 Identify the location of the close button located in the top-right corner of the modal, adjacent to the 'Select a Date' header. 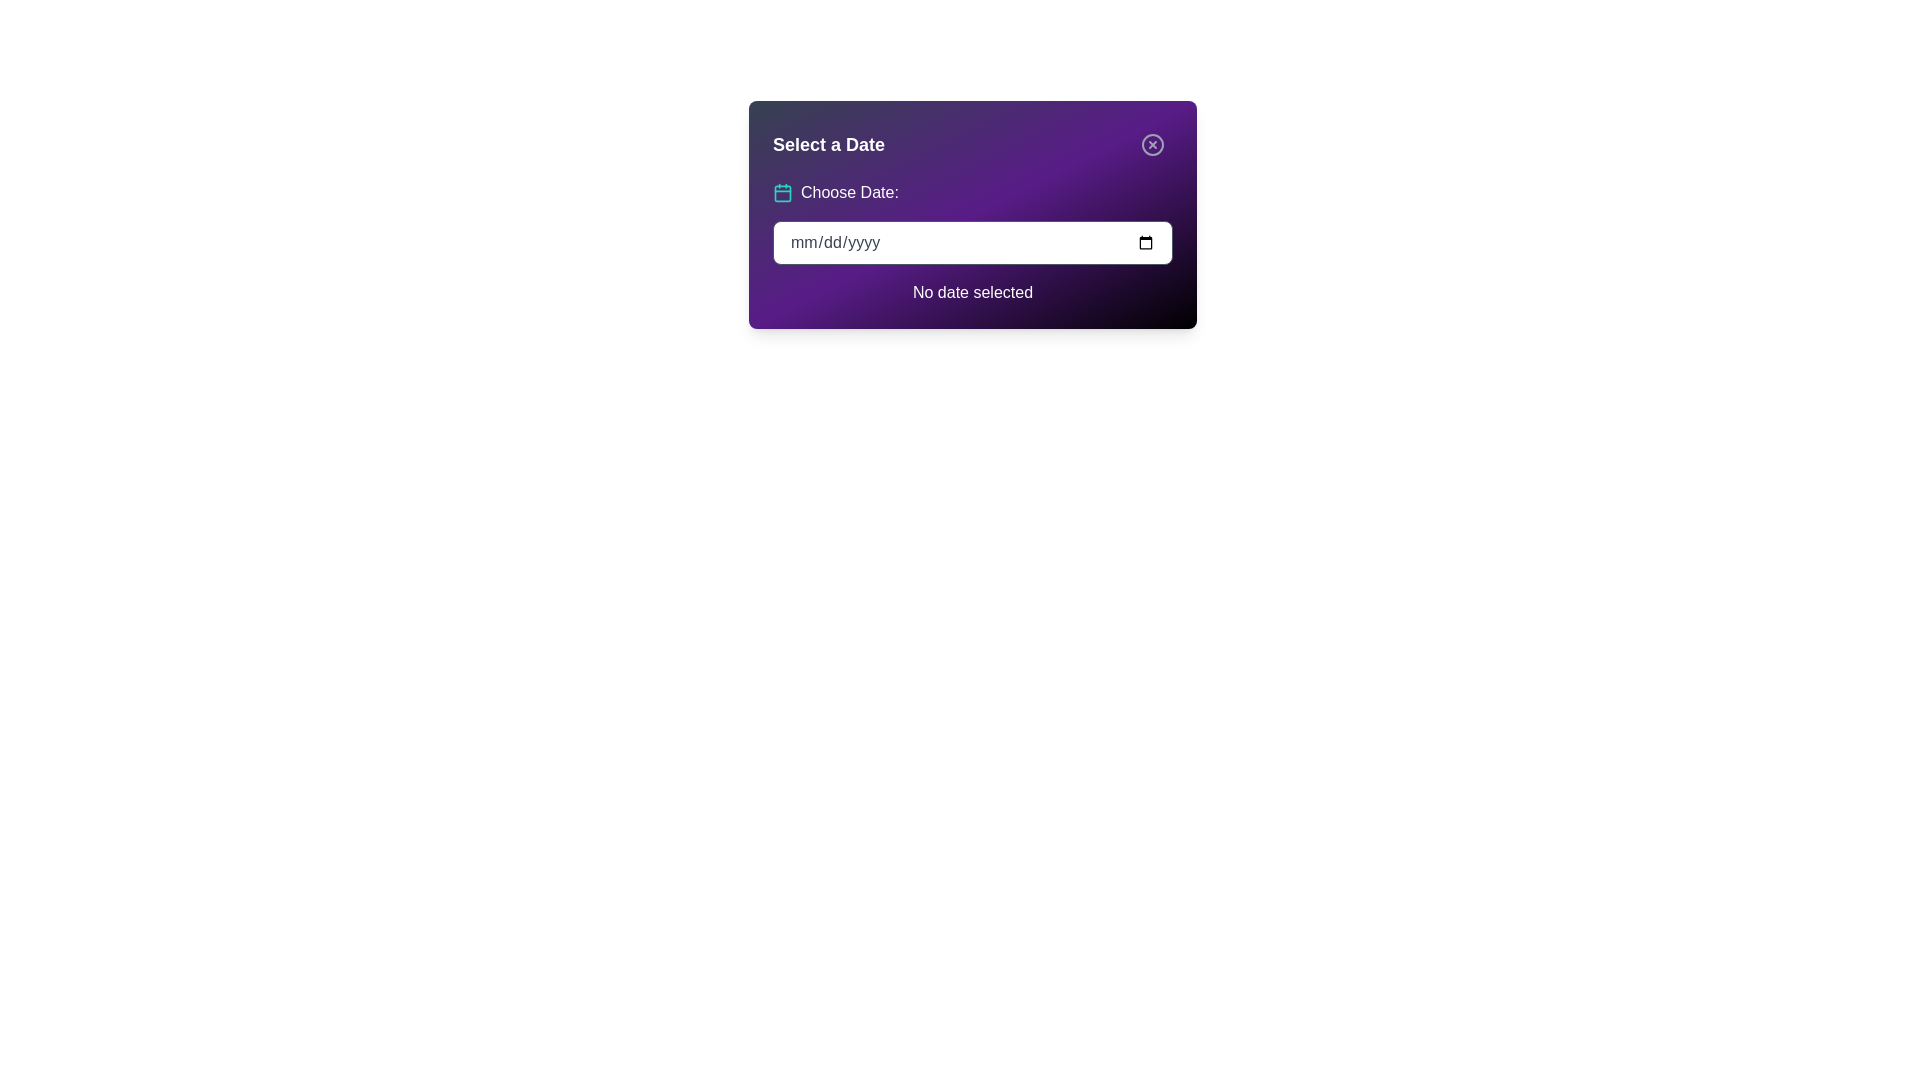
(1152, 144).